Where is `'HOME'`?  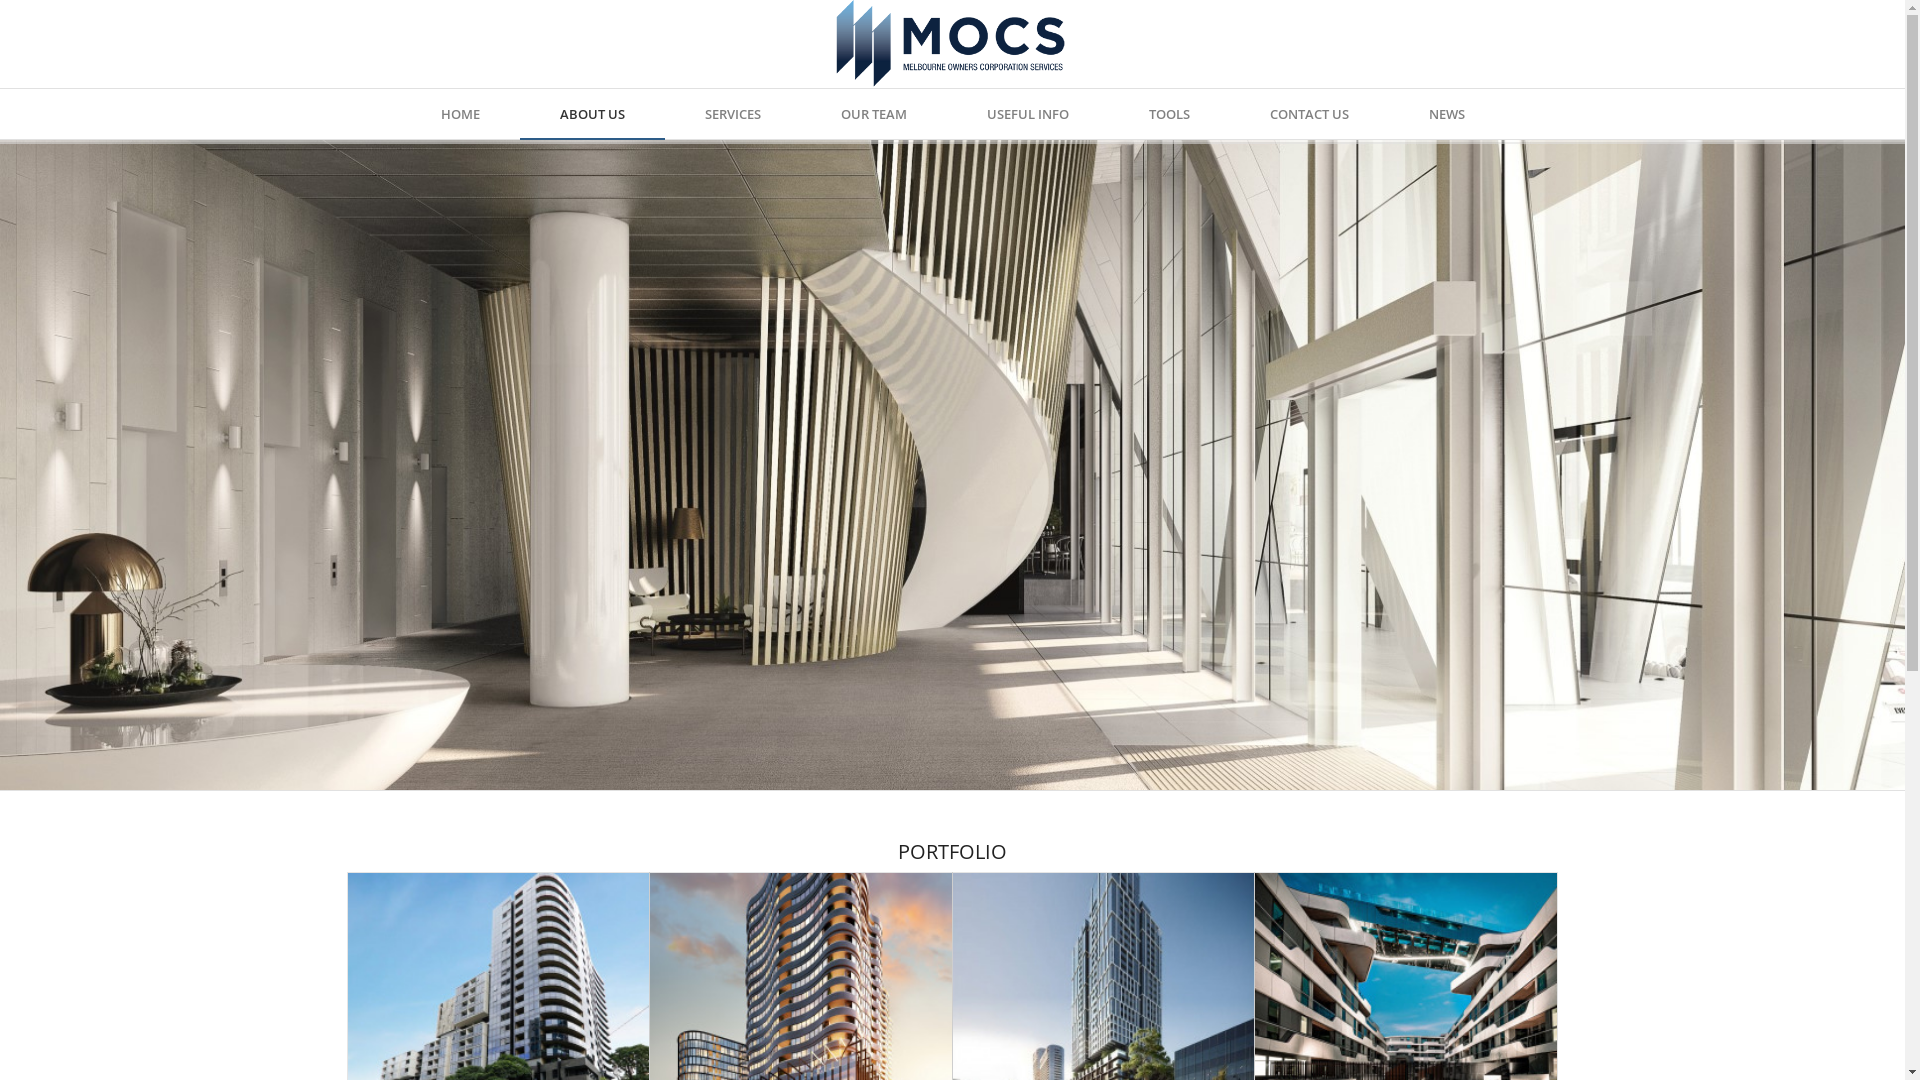
'HOME' is located at coordinates (458, 114).